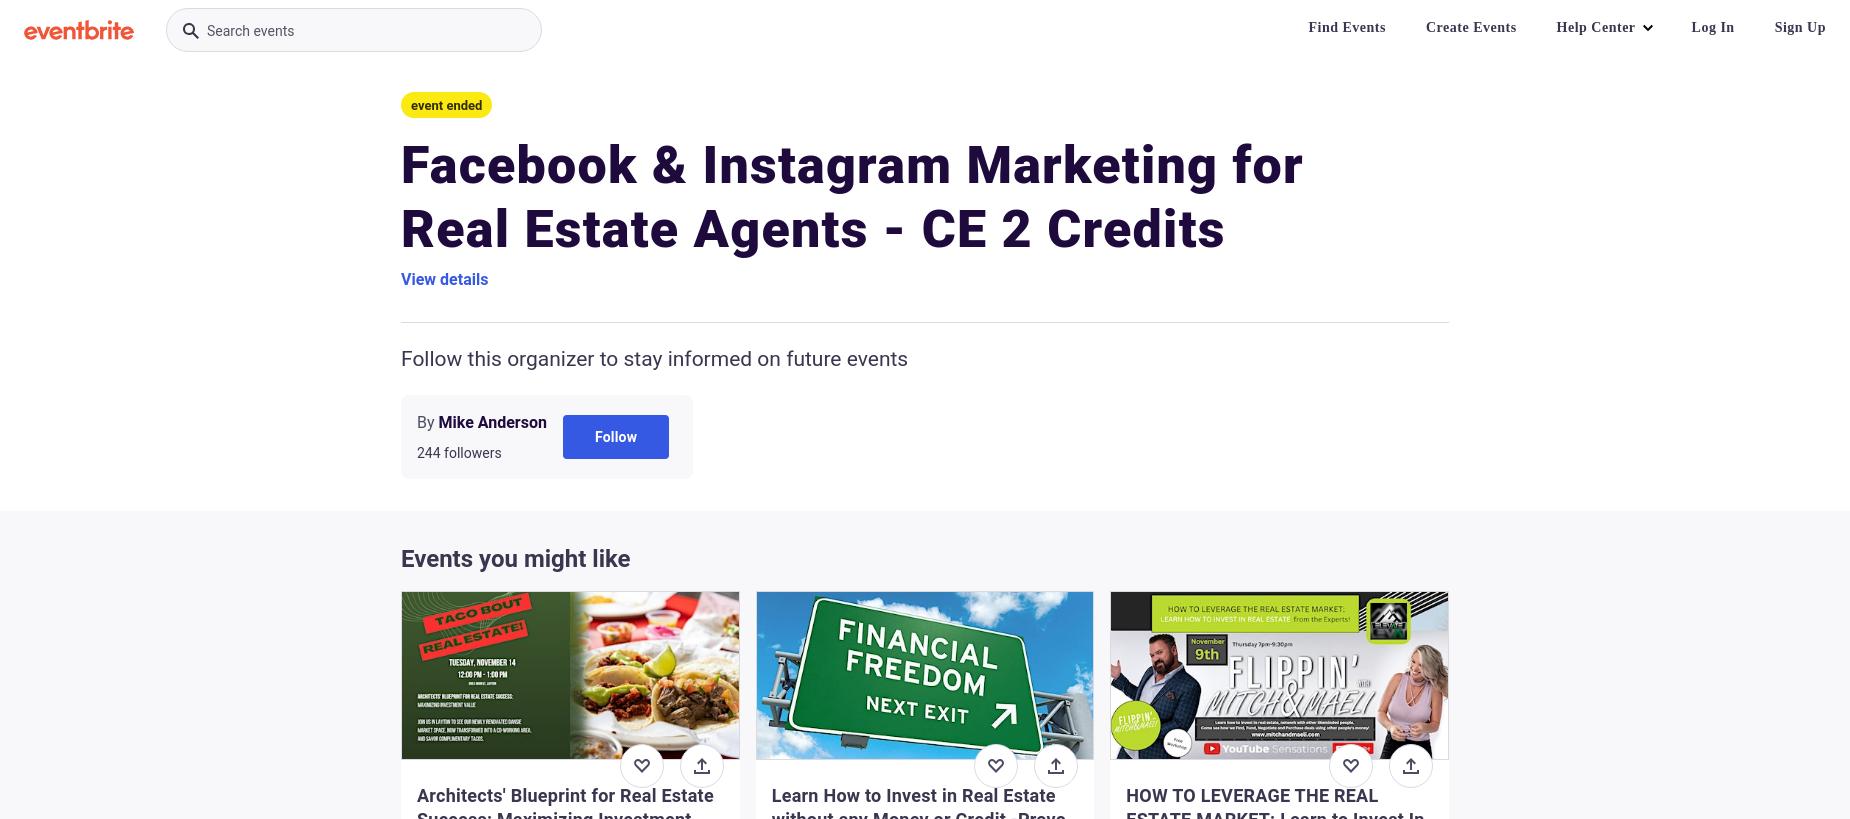 Image resolution: width=1850 pixels, height=819 pixels. I want to click on 'Follow this organizer to stay informed on future events', so click(654, 357).